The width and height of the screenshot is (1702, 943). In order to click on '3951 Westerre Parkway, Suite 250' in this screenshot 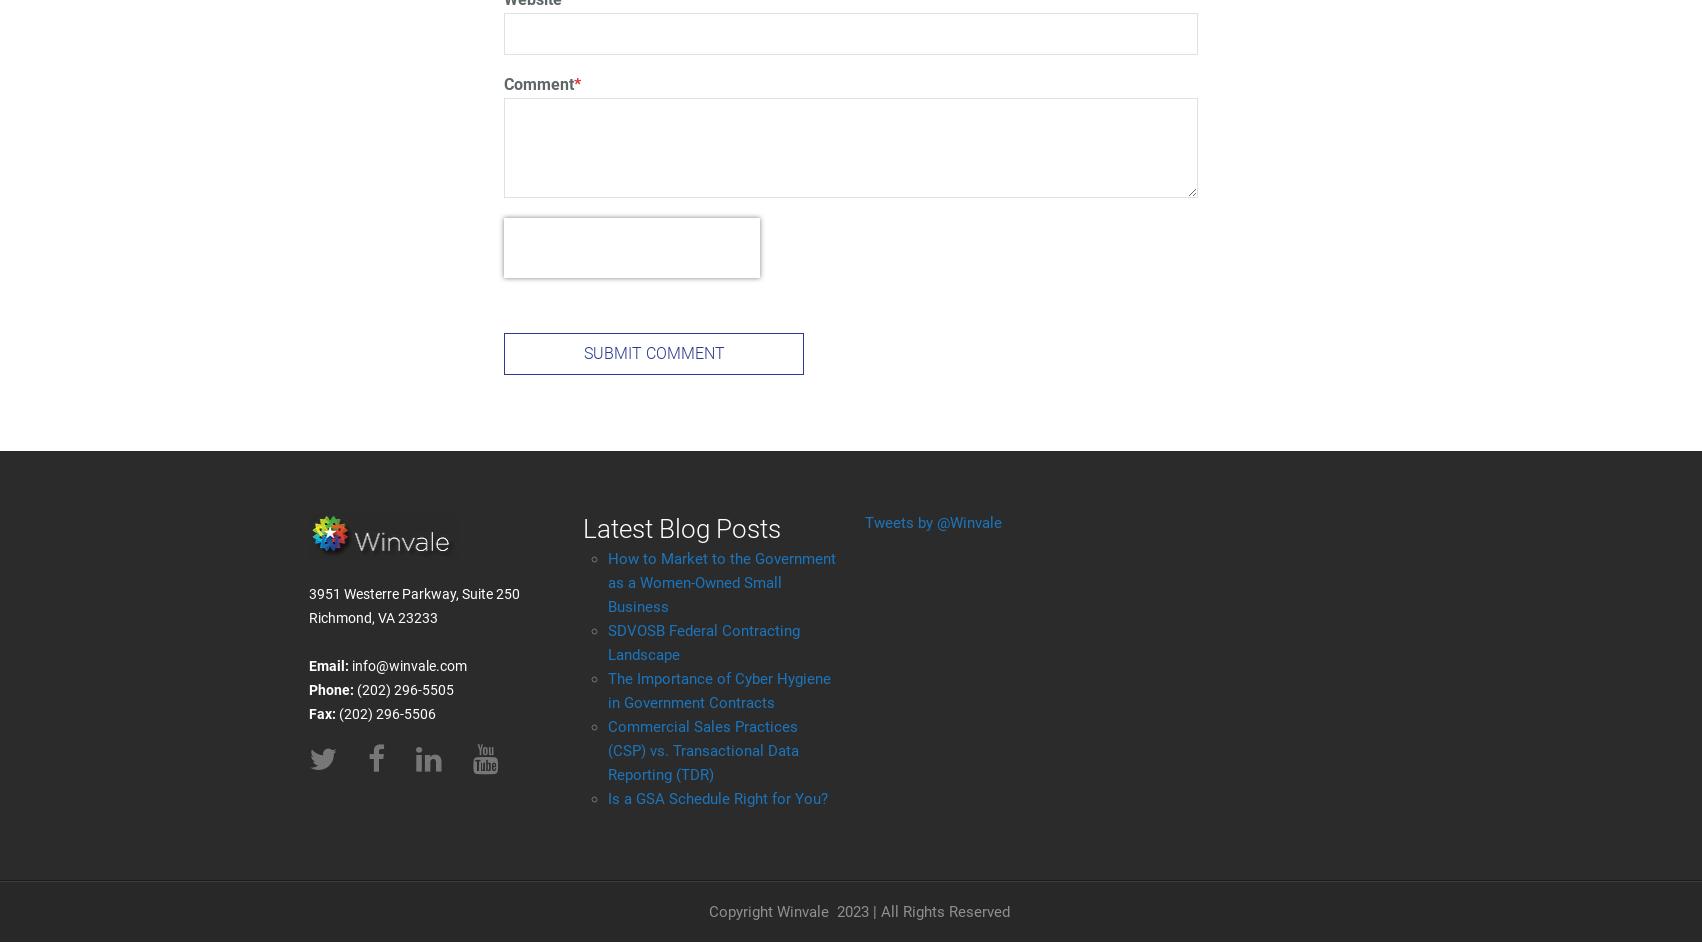, I will do `click(414, 592)`.